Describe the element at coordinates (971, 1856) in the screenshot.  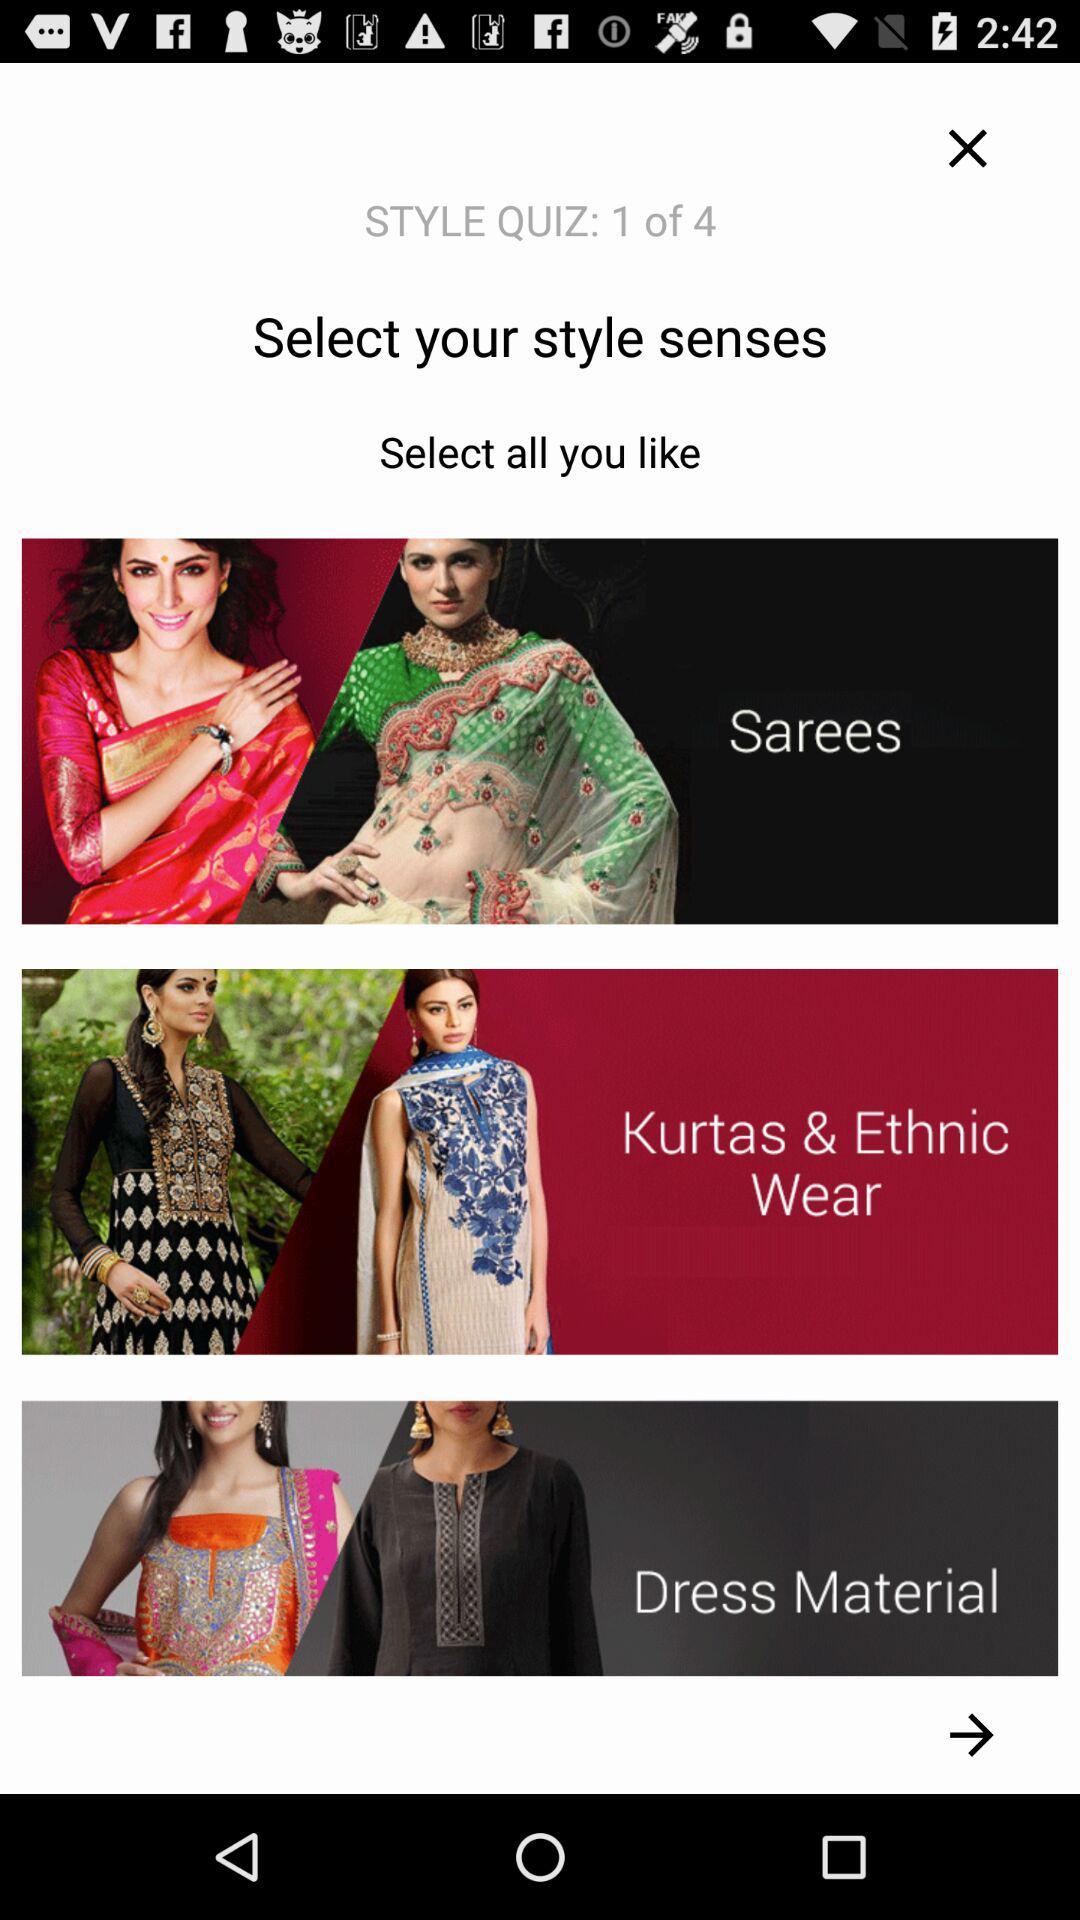
I see `the arrow_forward icon` at that location.